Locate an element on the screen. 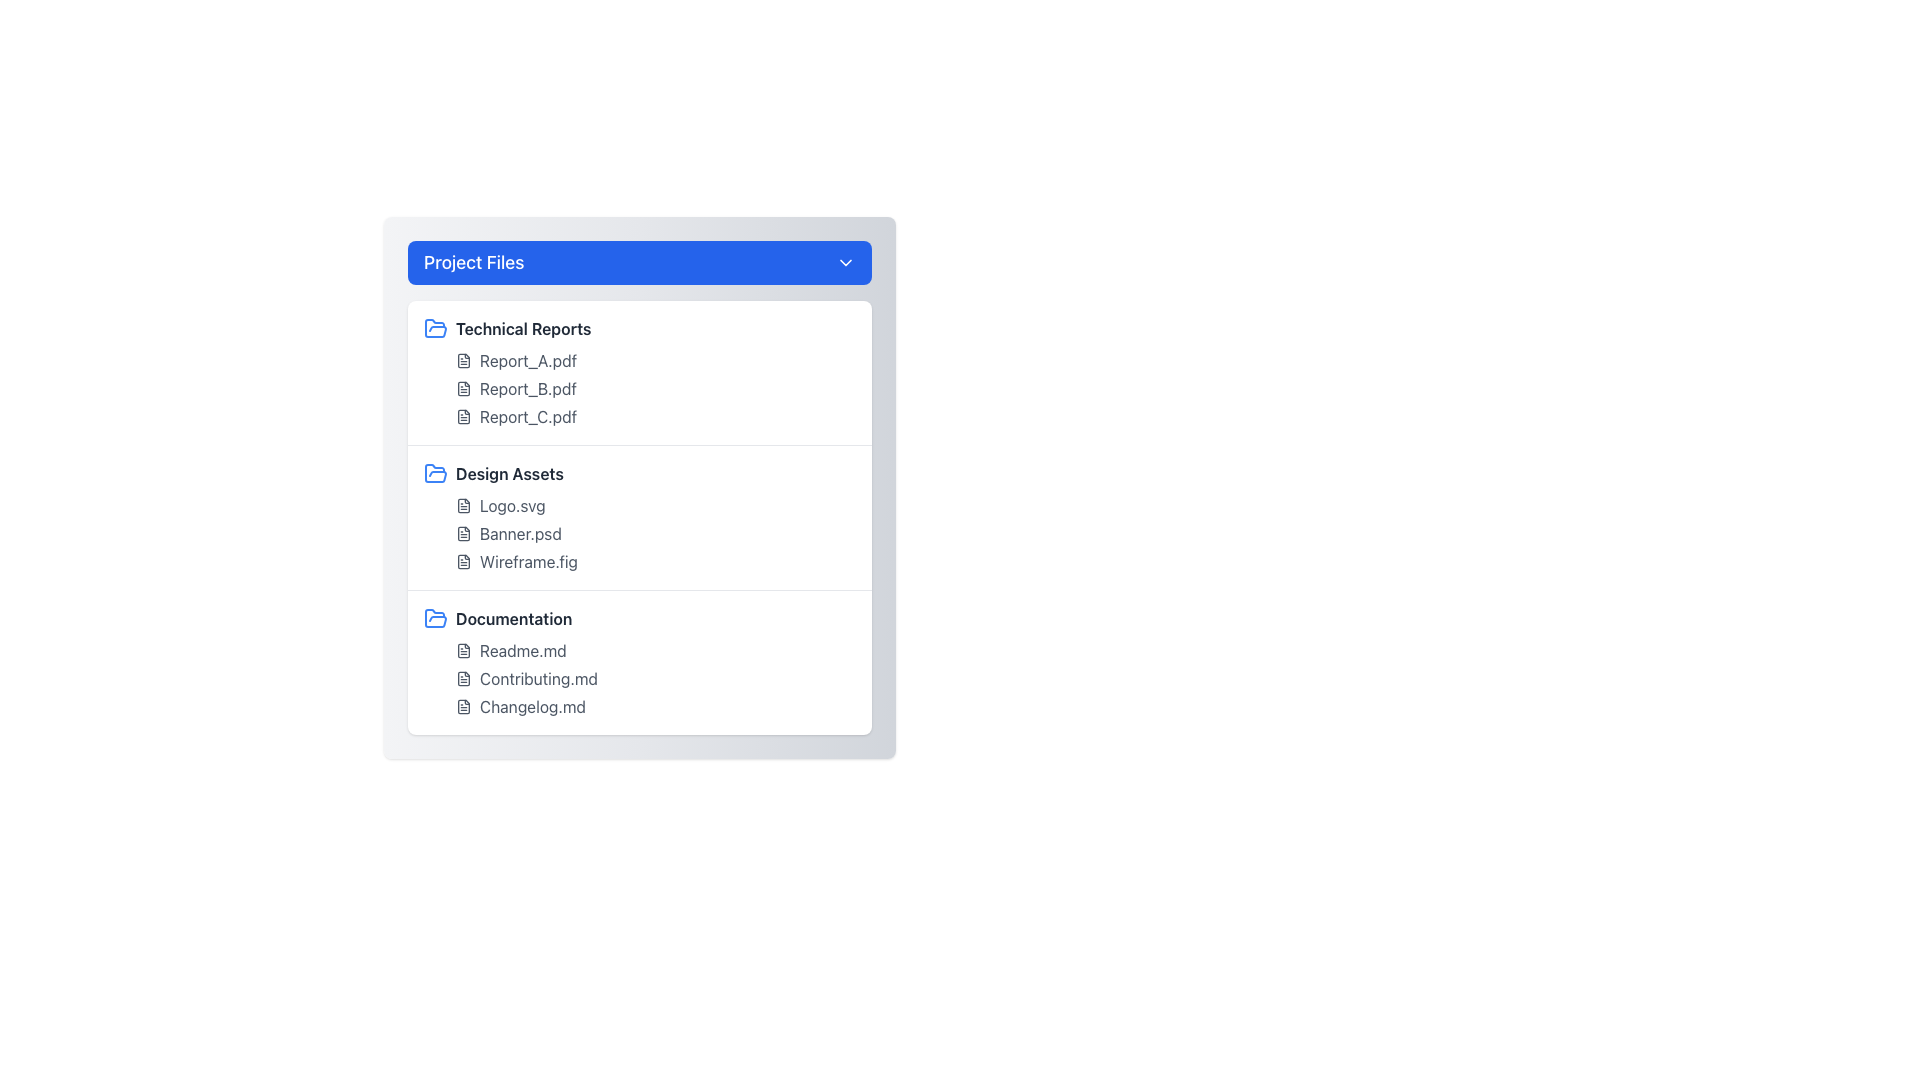  the icon resembling a stylized document file located in the 'Design Assets' section of the file browser, next to 'Logo.svg' is located at coordinates (463, 504).